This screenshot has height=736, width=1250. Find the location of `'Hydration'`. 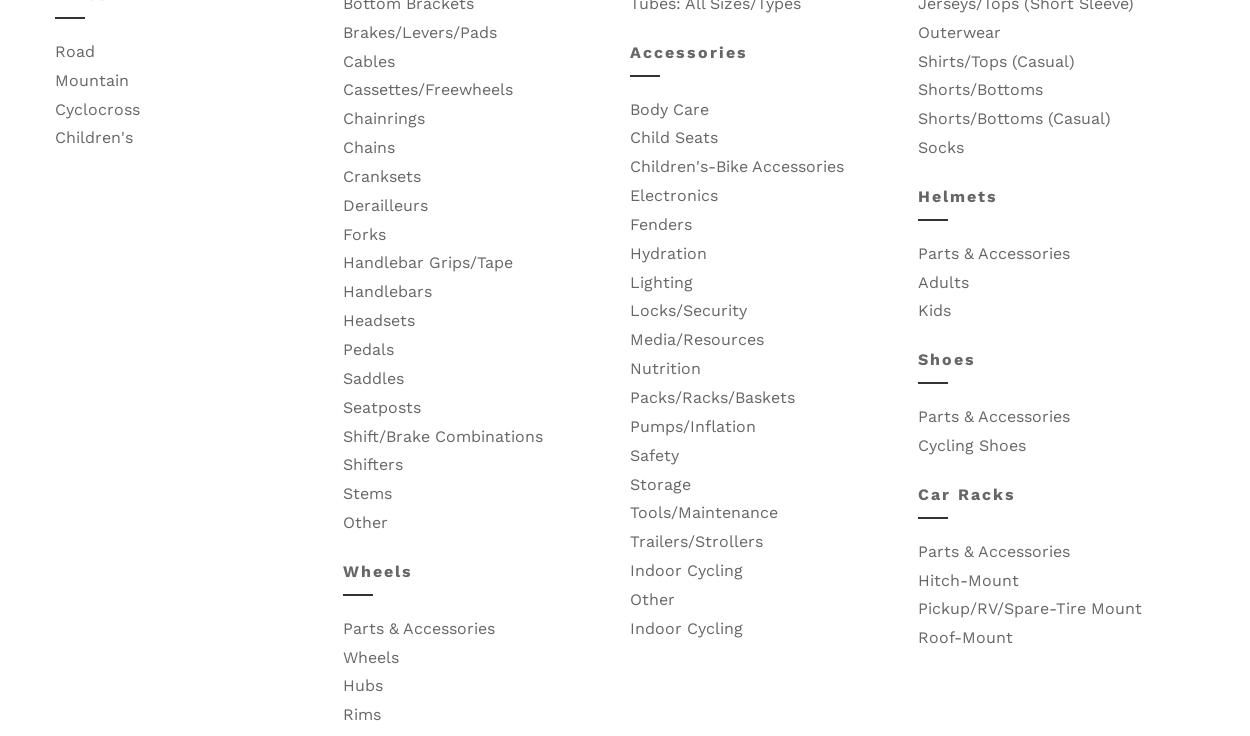

'Hydration' is located at coordinates (668, 252).